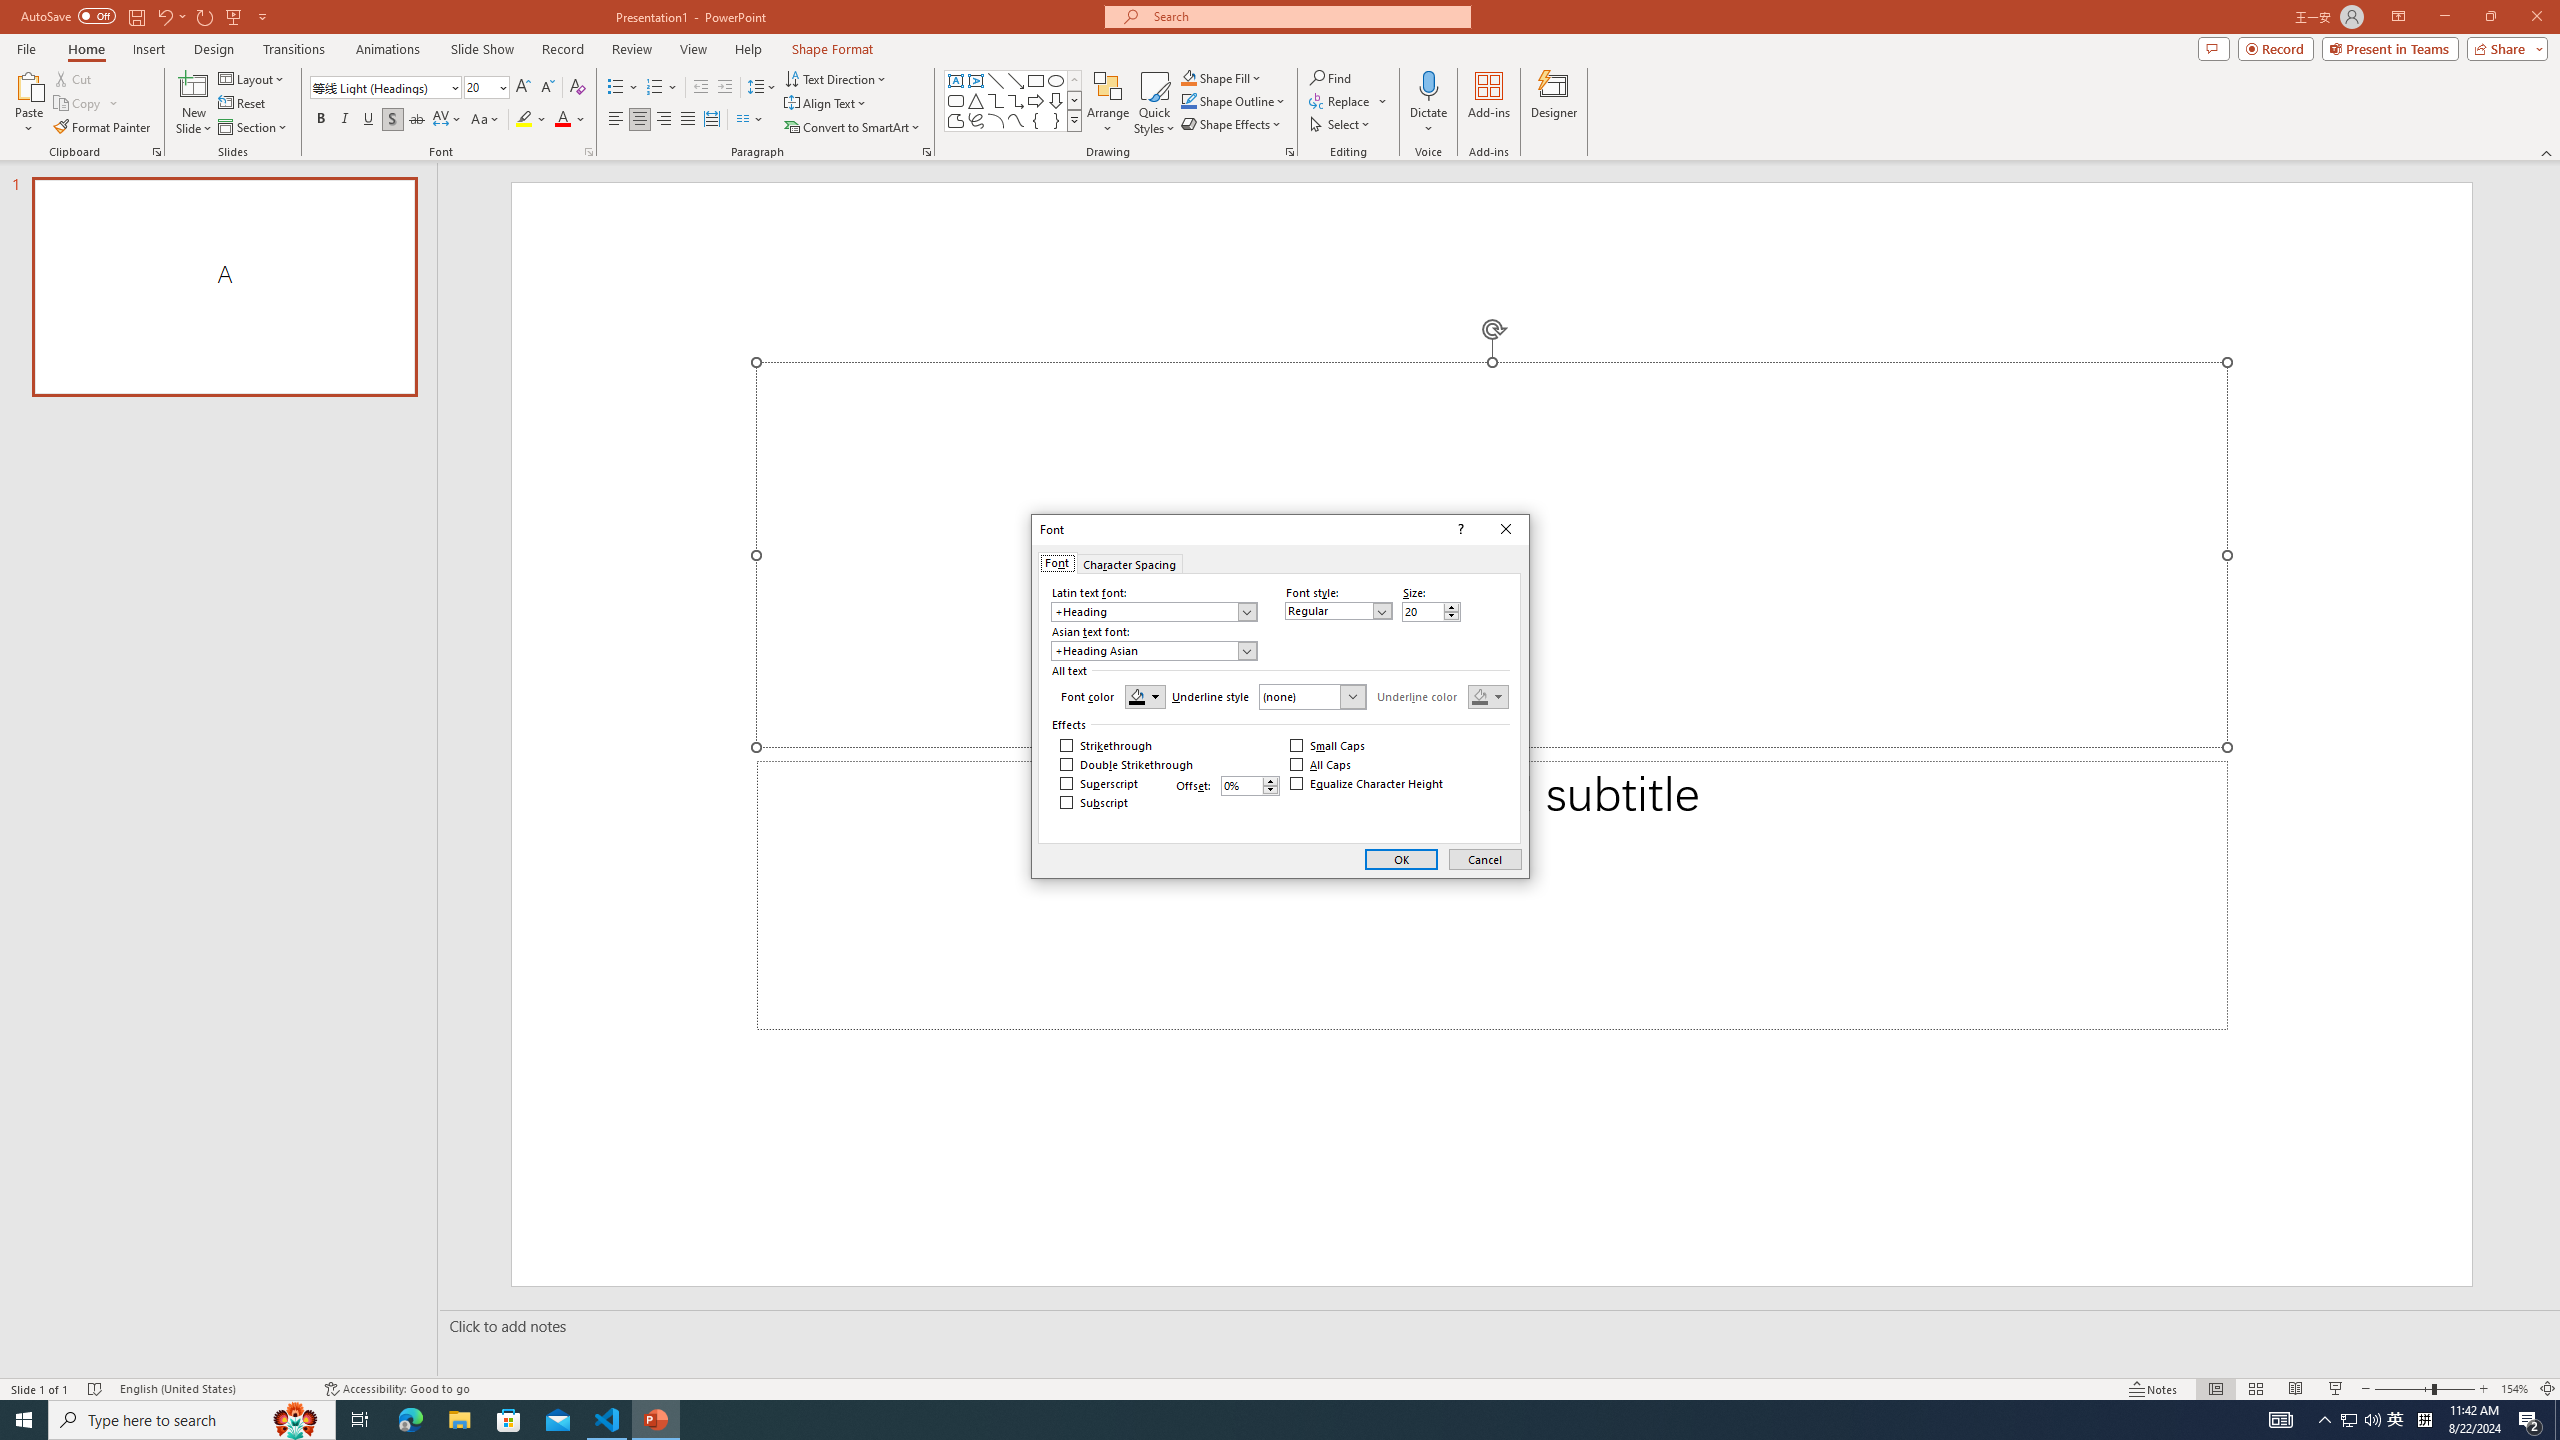  I want to click on 'Accessibility Checker Accessibility: Good to go', so click(398, 1389).